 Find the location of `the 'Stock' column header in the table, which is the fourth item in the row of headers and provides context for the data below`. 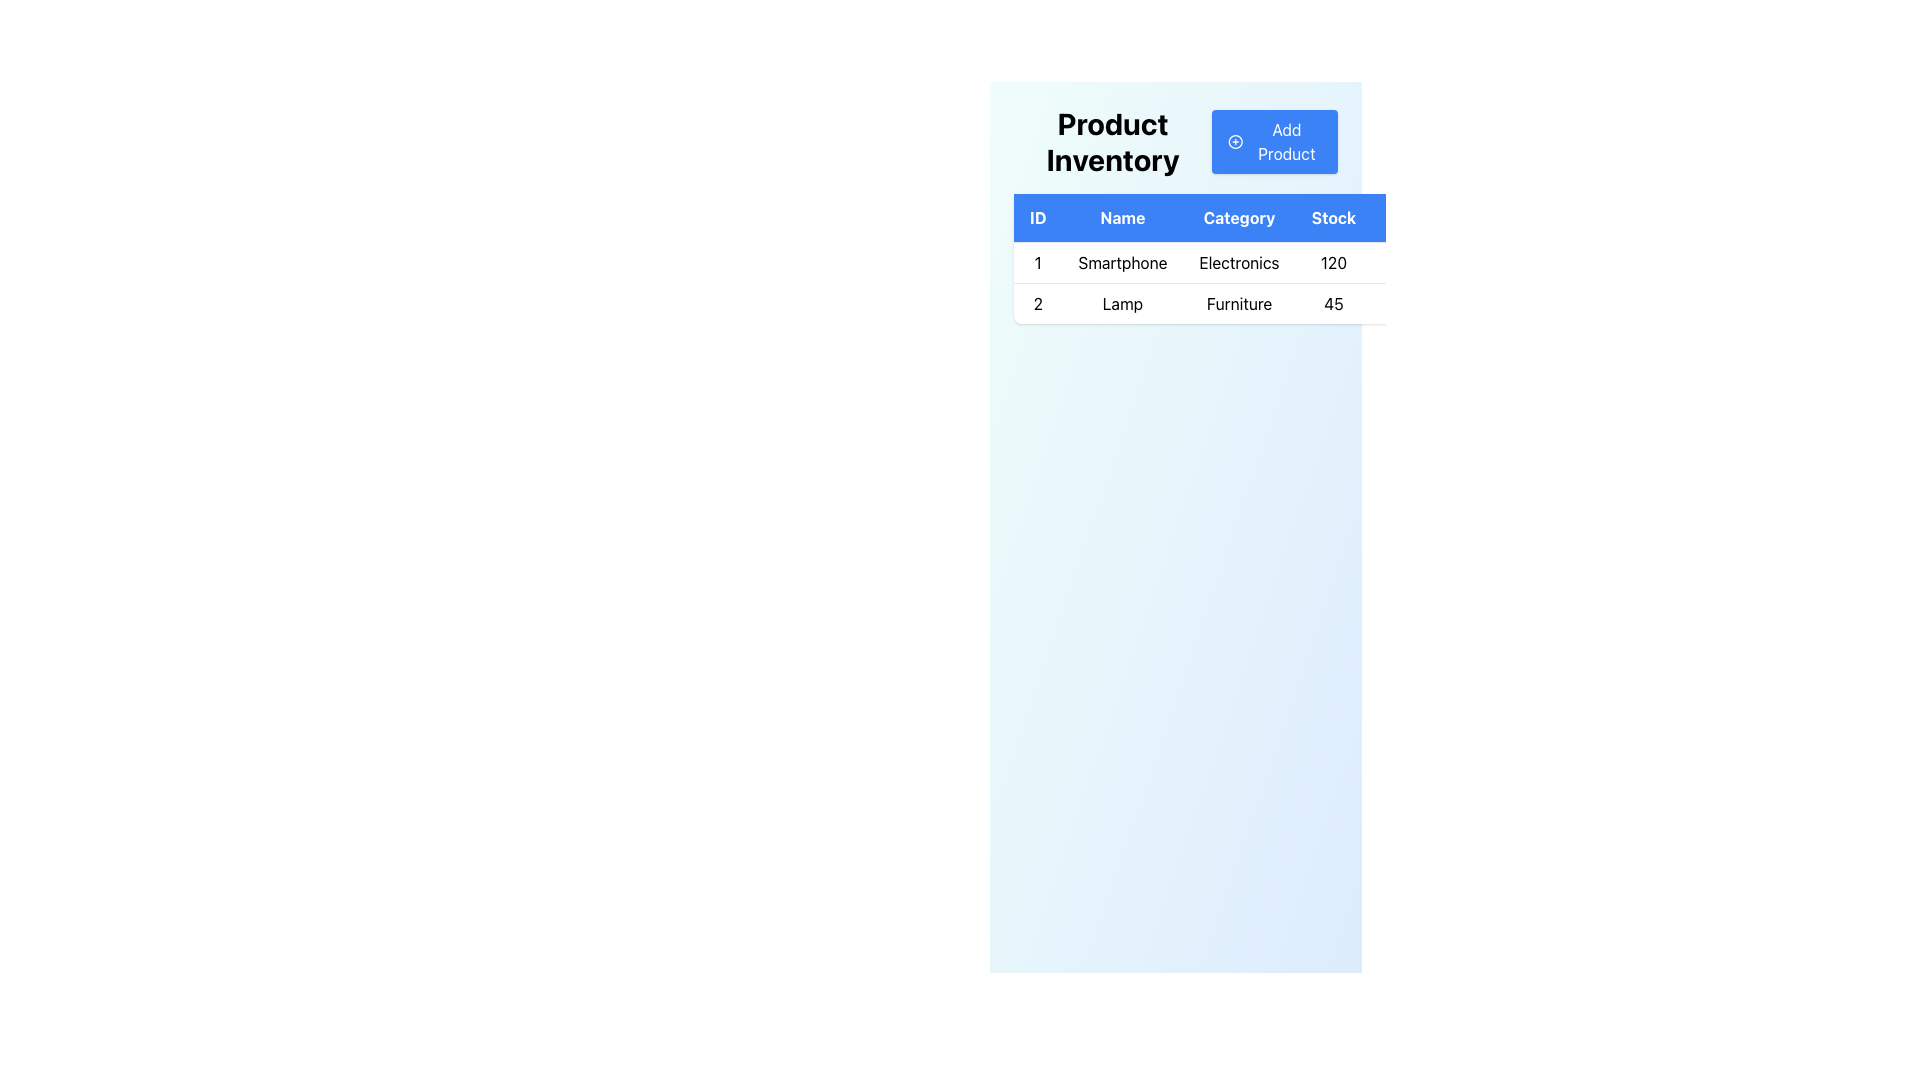

the 'Stock' column header in the table, which is the fourth item in the row of headers and provides context for the data below is located at coordinates (1334, 218).